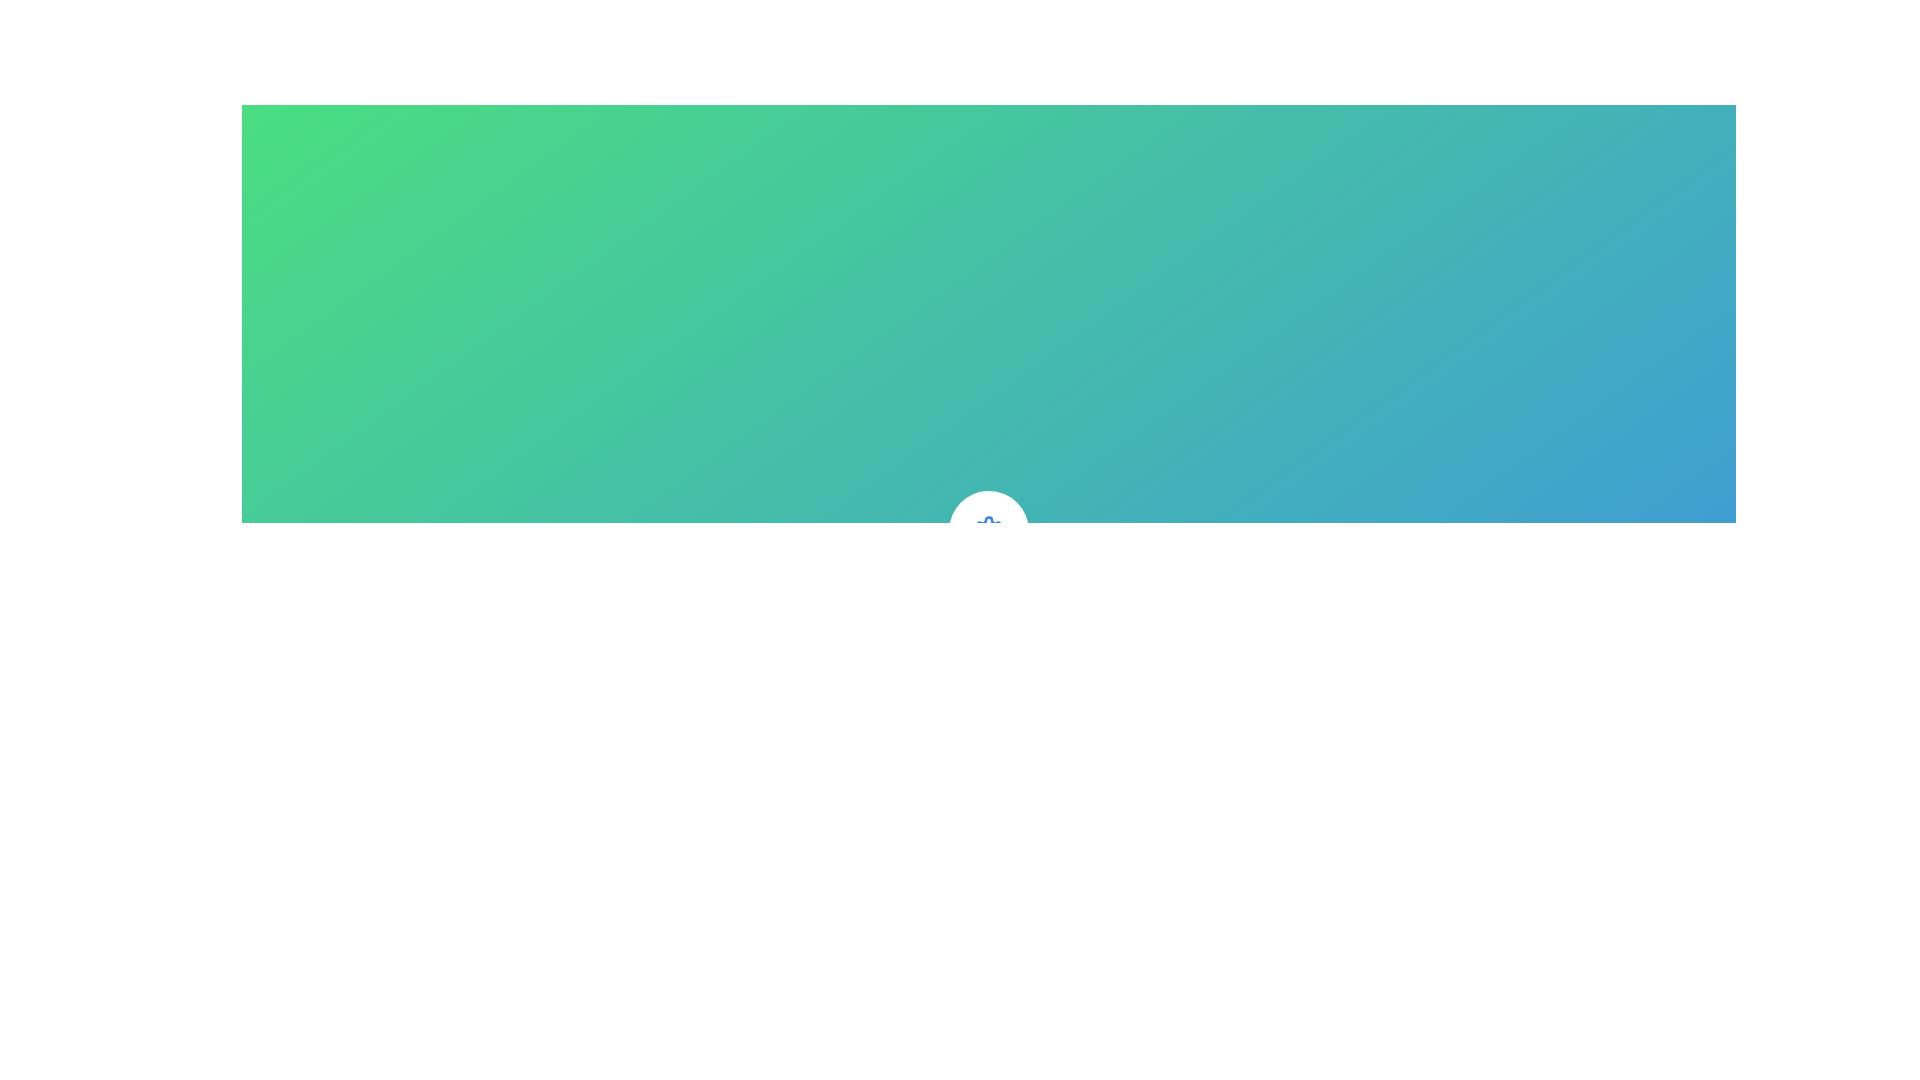  I want to click on the Icon Button located above the section with labeled buttons, so click(988, 530).